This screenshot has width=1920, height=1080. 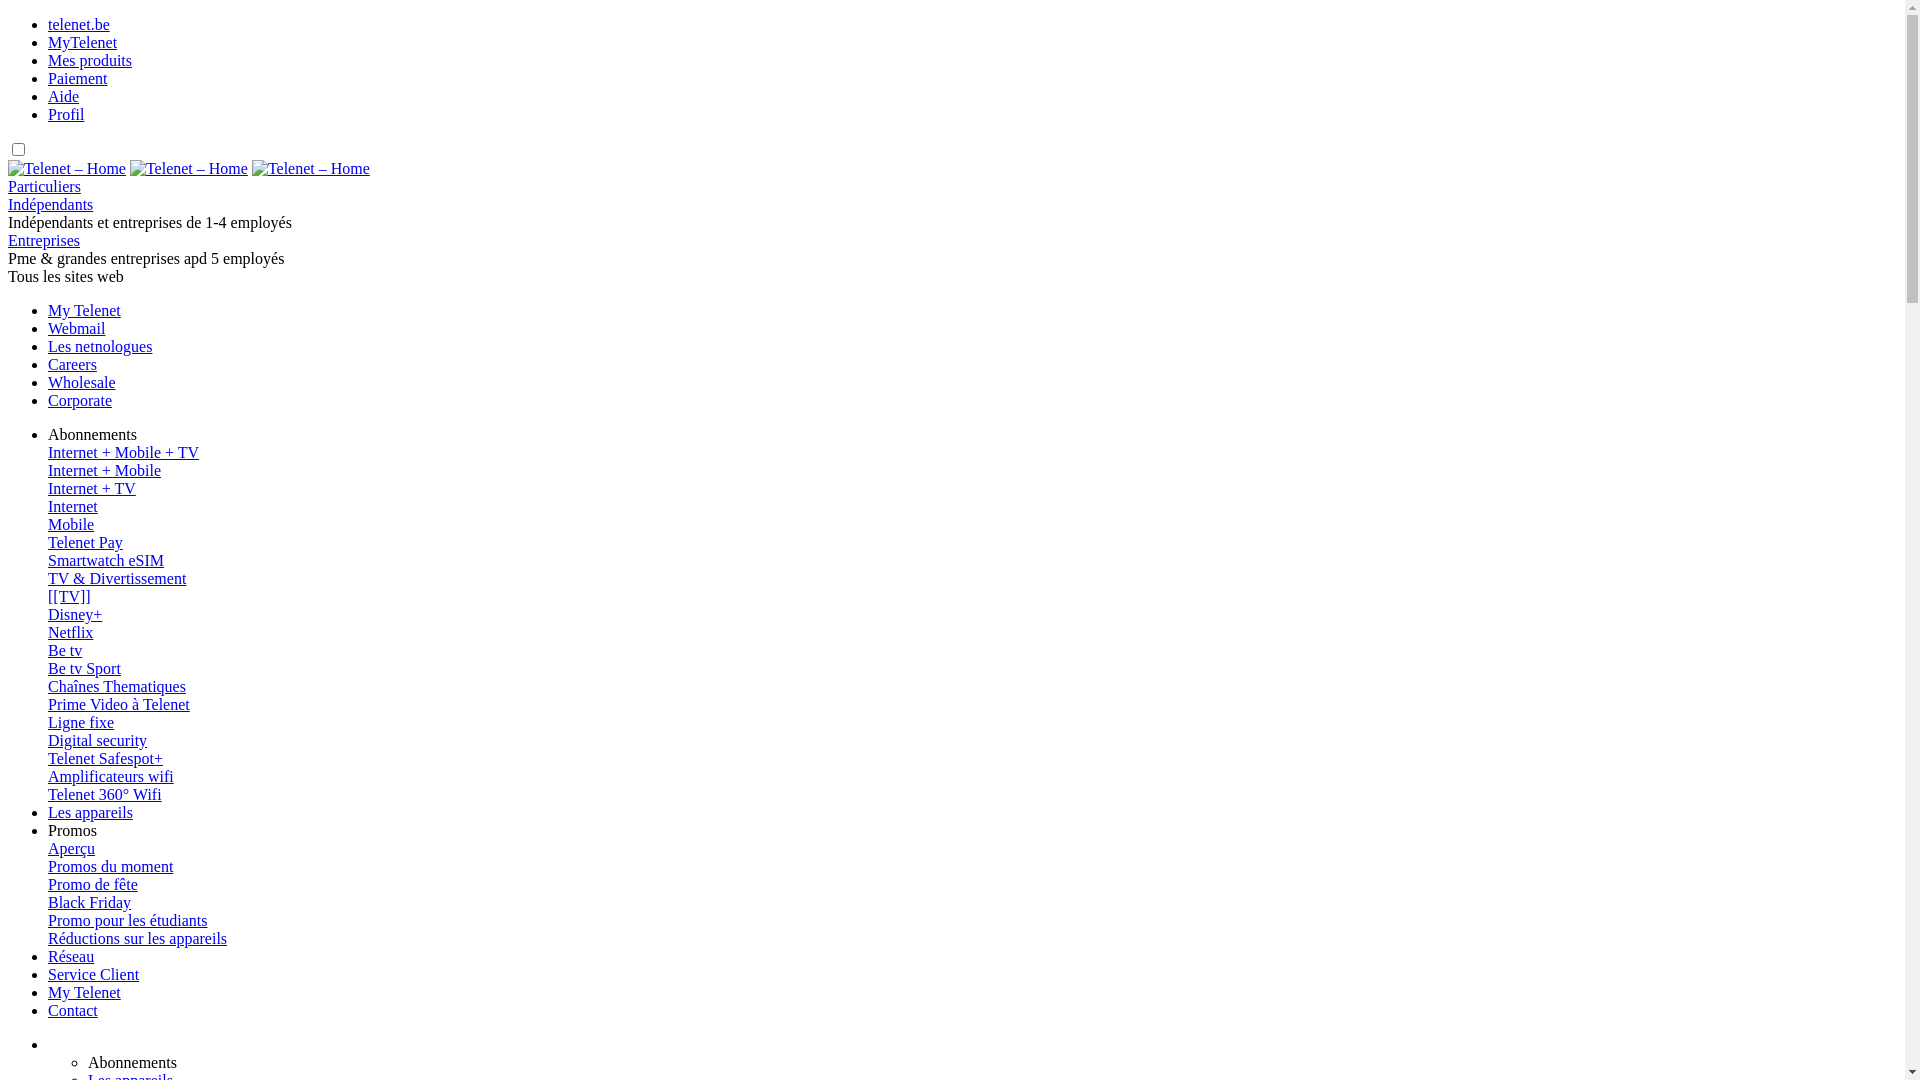 I want to click on 'Mes produits', so click(x=89, y=59).